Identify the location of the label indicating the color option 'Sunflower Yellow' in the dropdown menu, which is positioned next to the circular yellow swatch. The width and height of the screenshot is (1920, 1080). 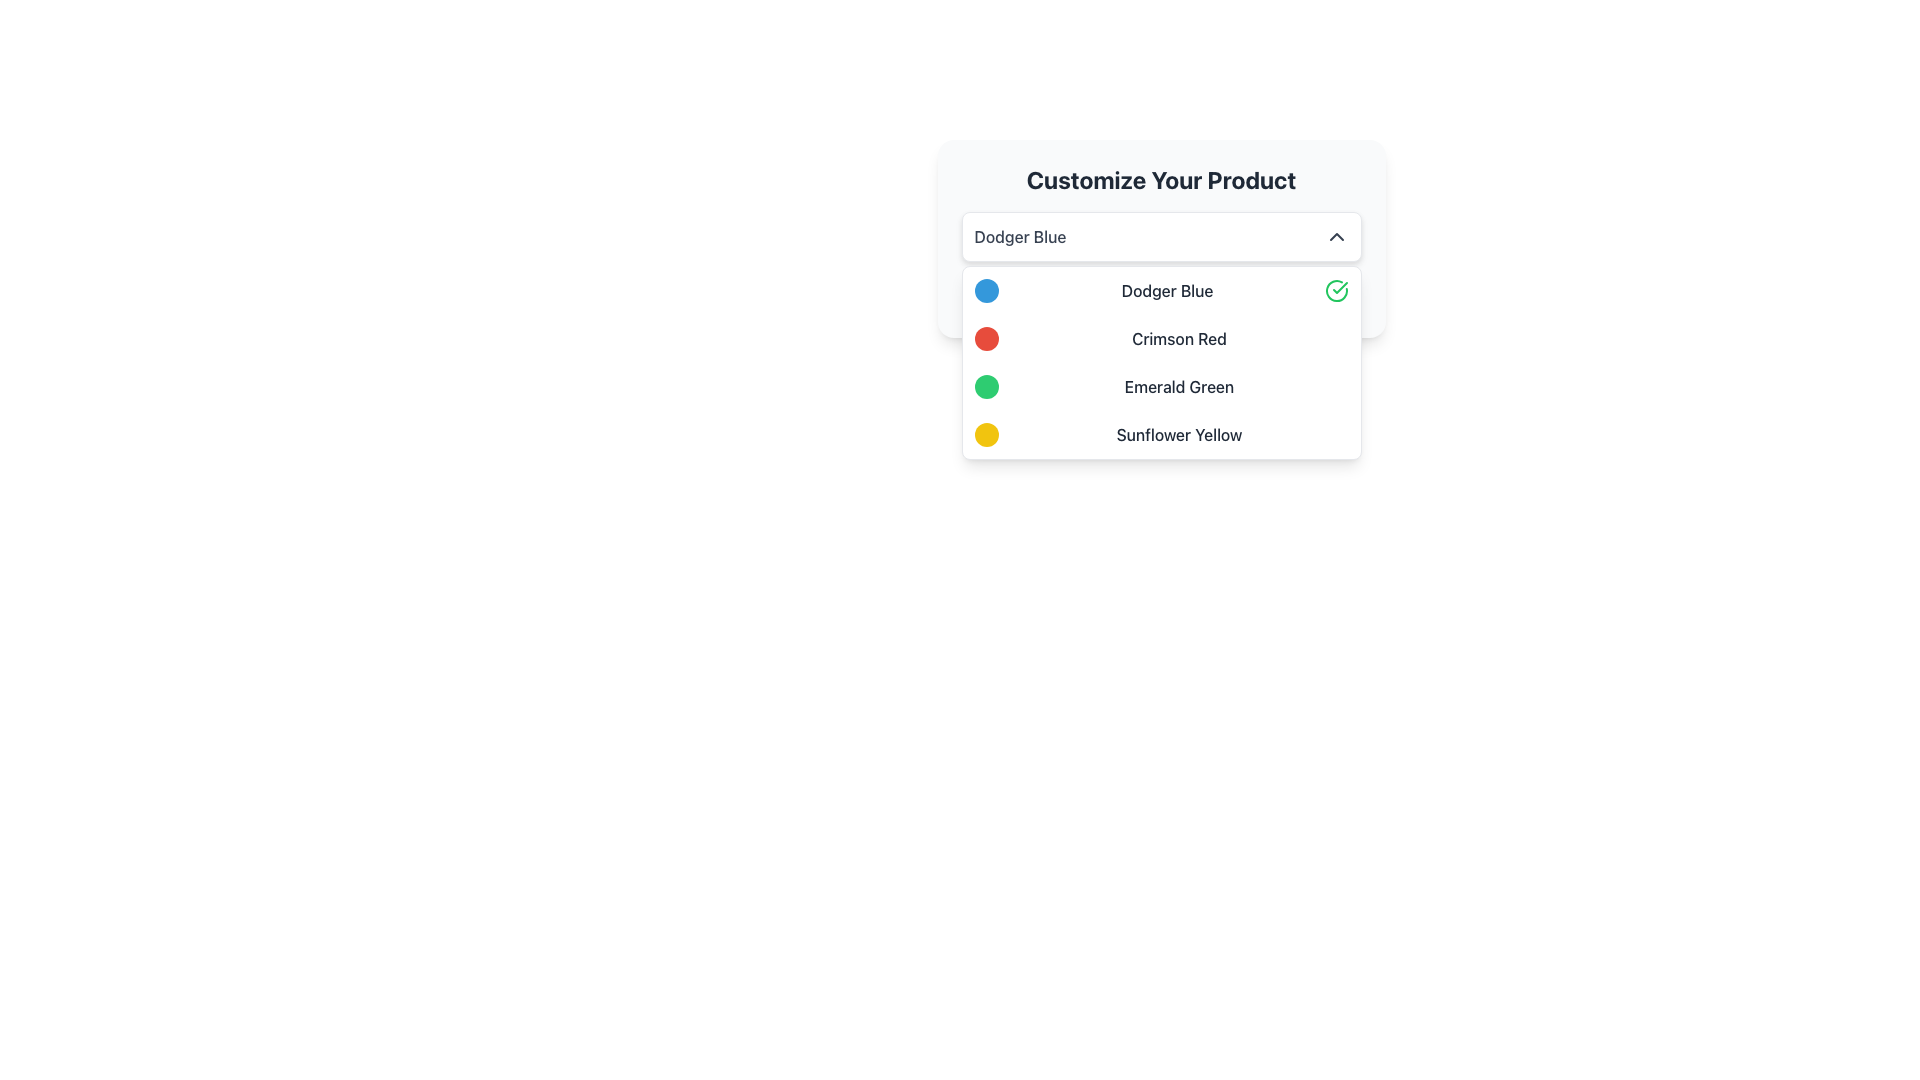
(1179, 434).